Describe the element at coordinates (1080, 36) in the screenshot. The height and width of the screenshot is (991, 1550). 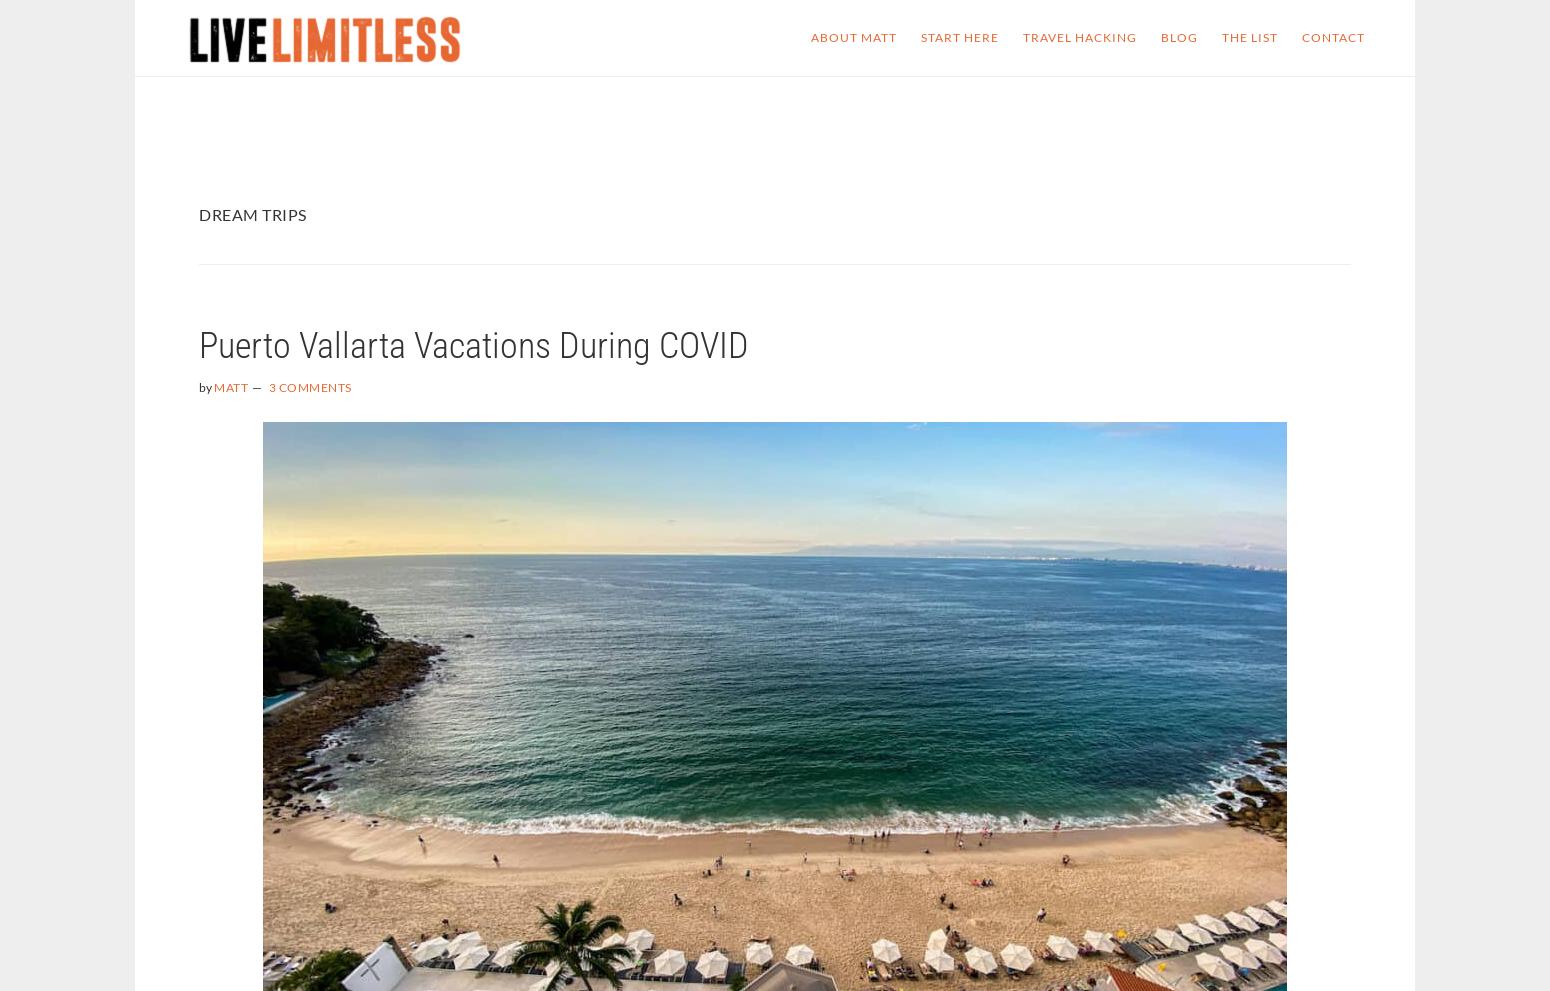
I see `'Travel Hacking'` at that location.